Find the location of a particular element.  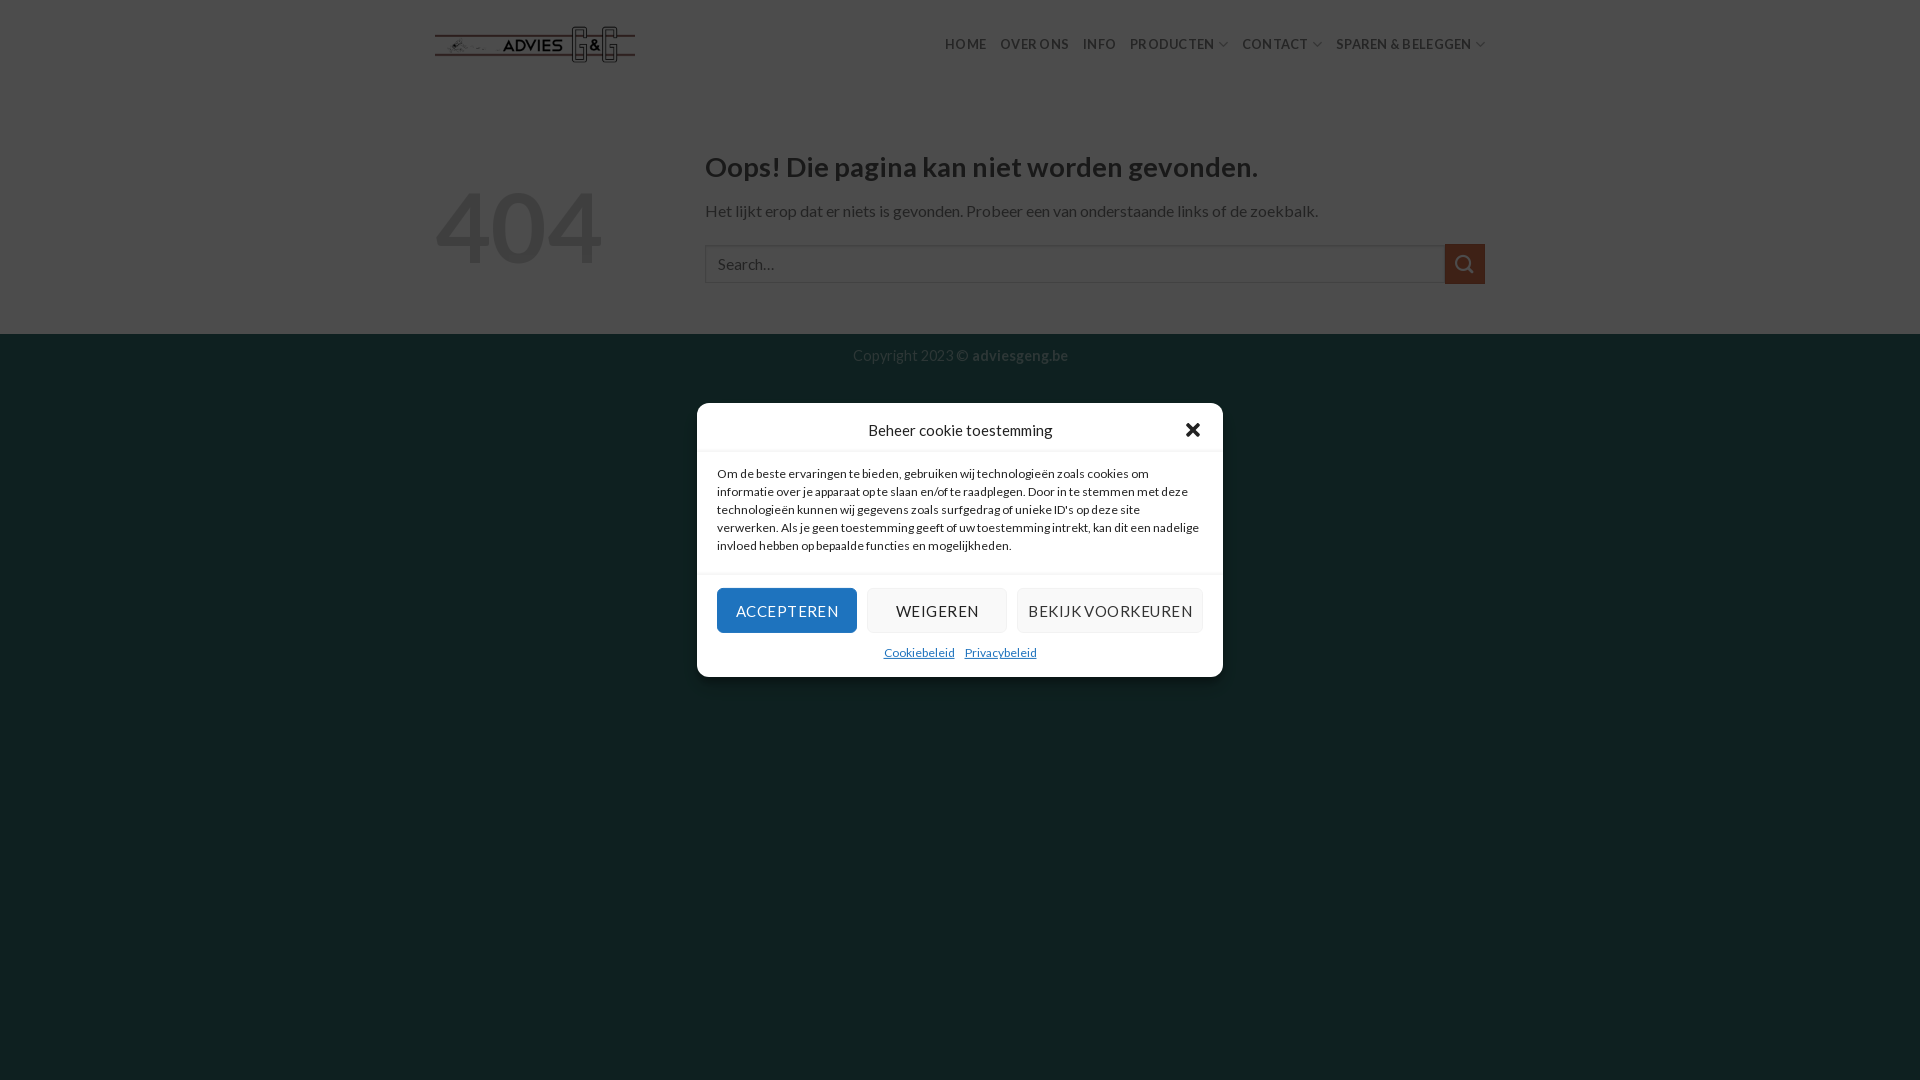

'ACCEPTEREN' is located at coordinates (786, 609).